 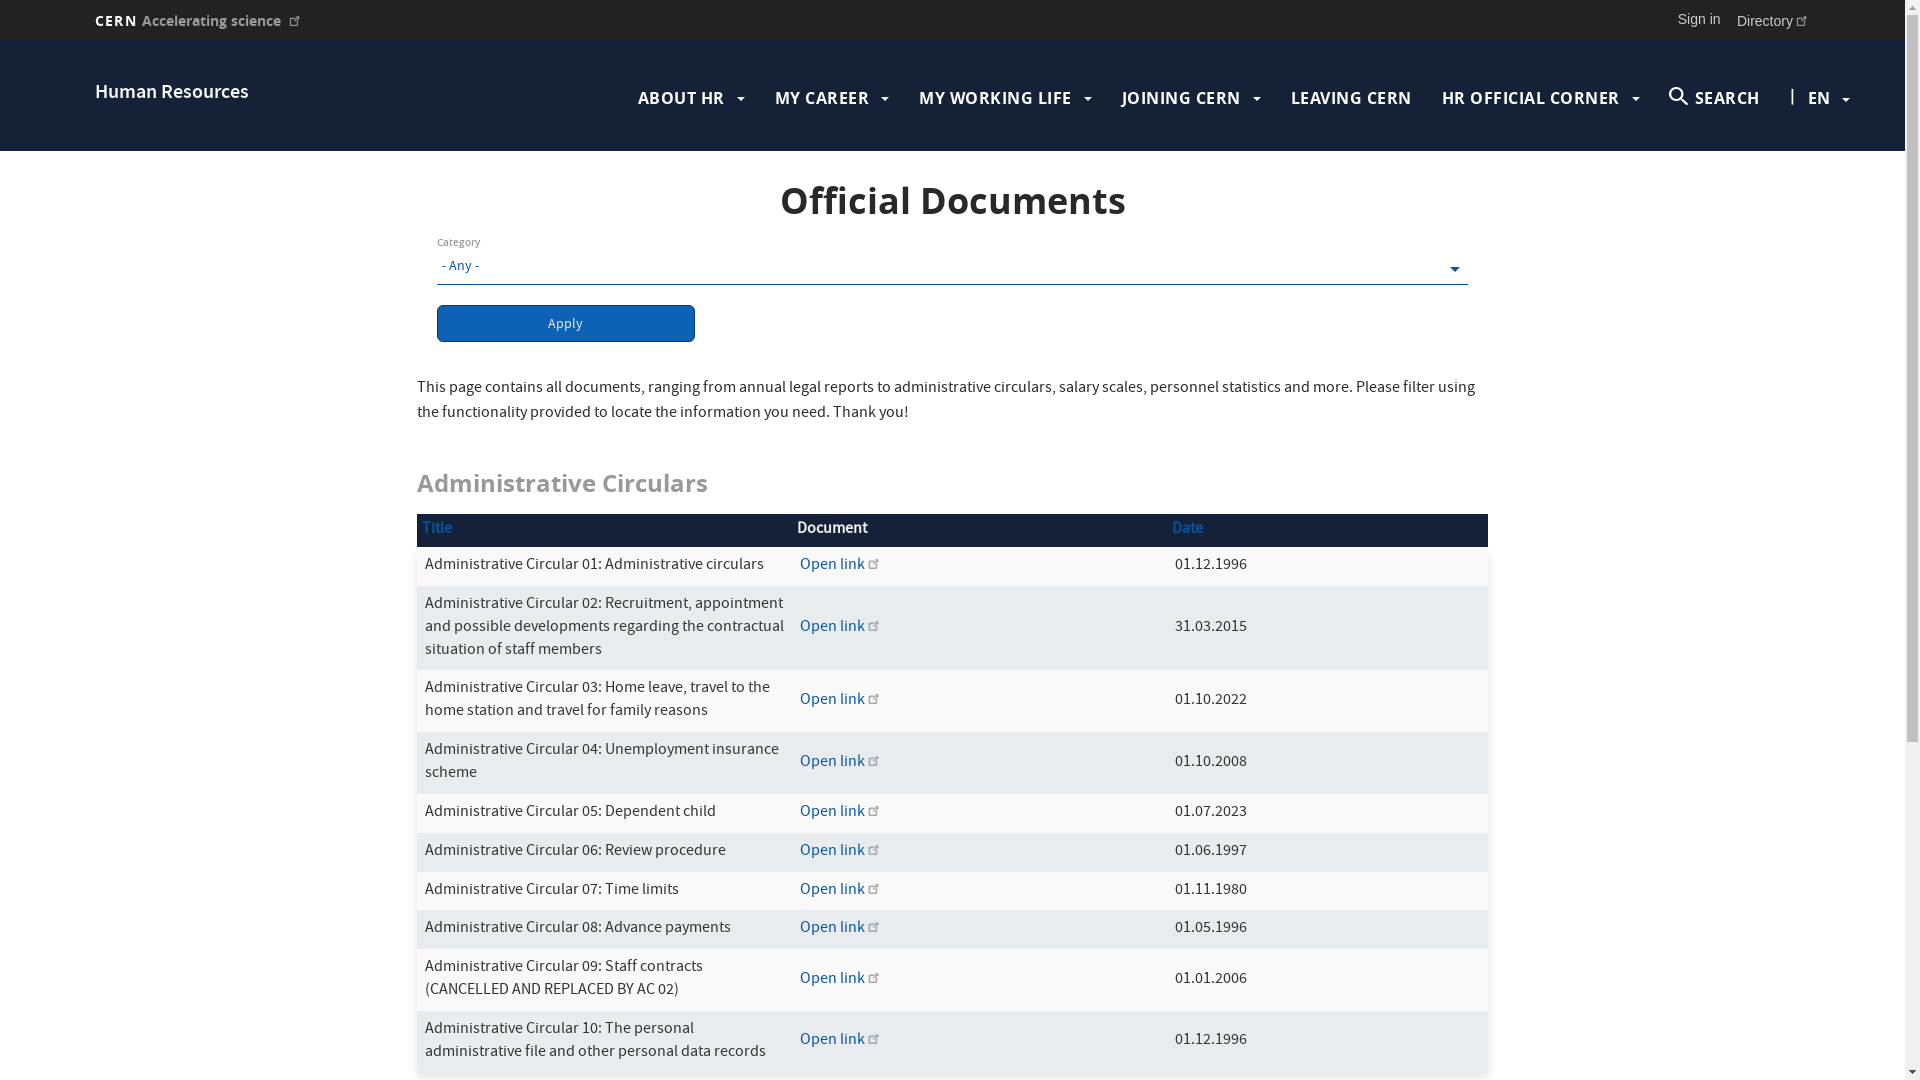 I want to click on 'JOINING CERN', so click(x=1181, y=97).